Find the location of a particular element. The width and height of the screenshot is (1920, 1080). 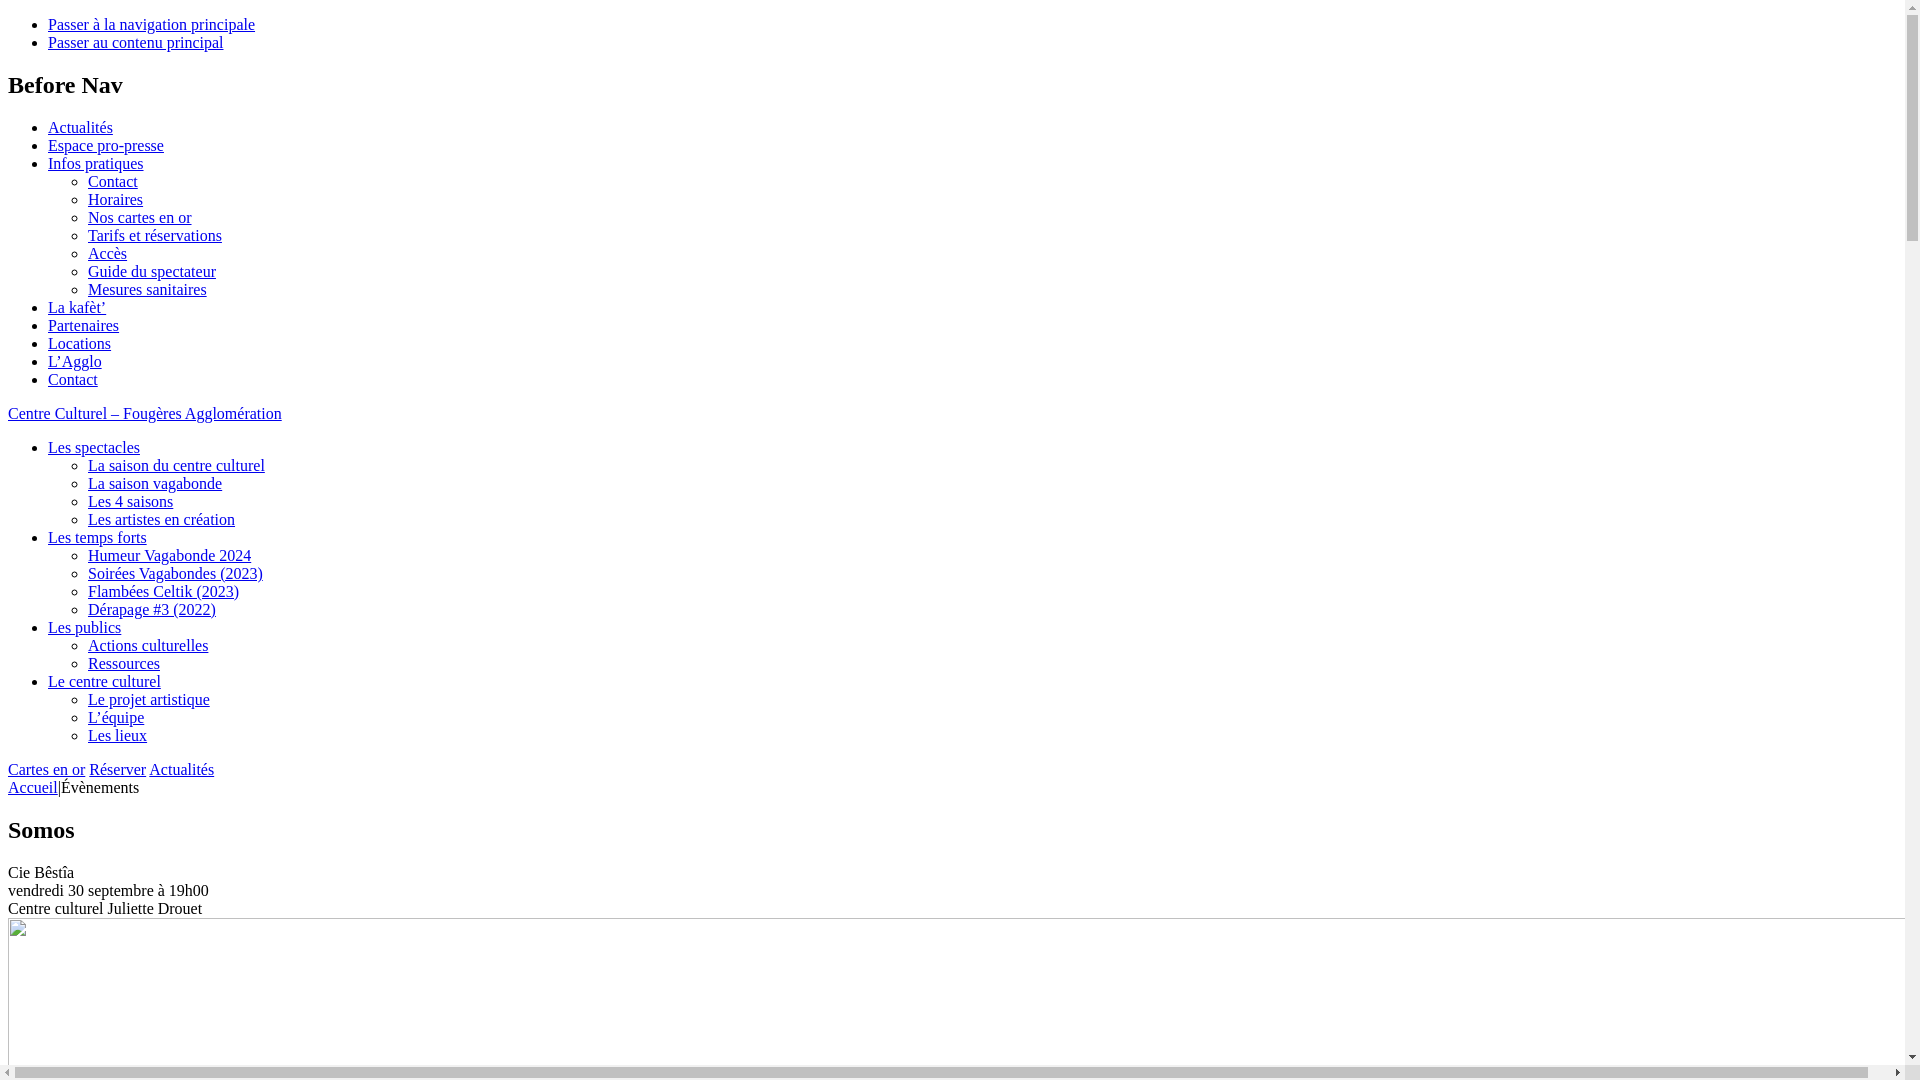

'Infos pratiques' is located at coordinates (95, 162).